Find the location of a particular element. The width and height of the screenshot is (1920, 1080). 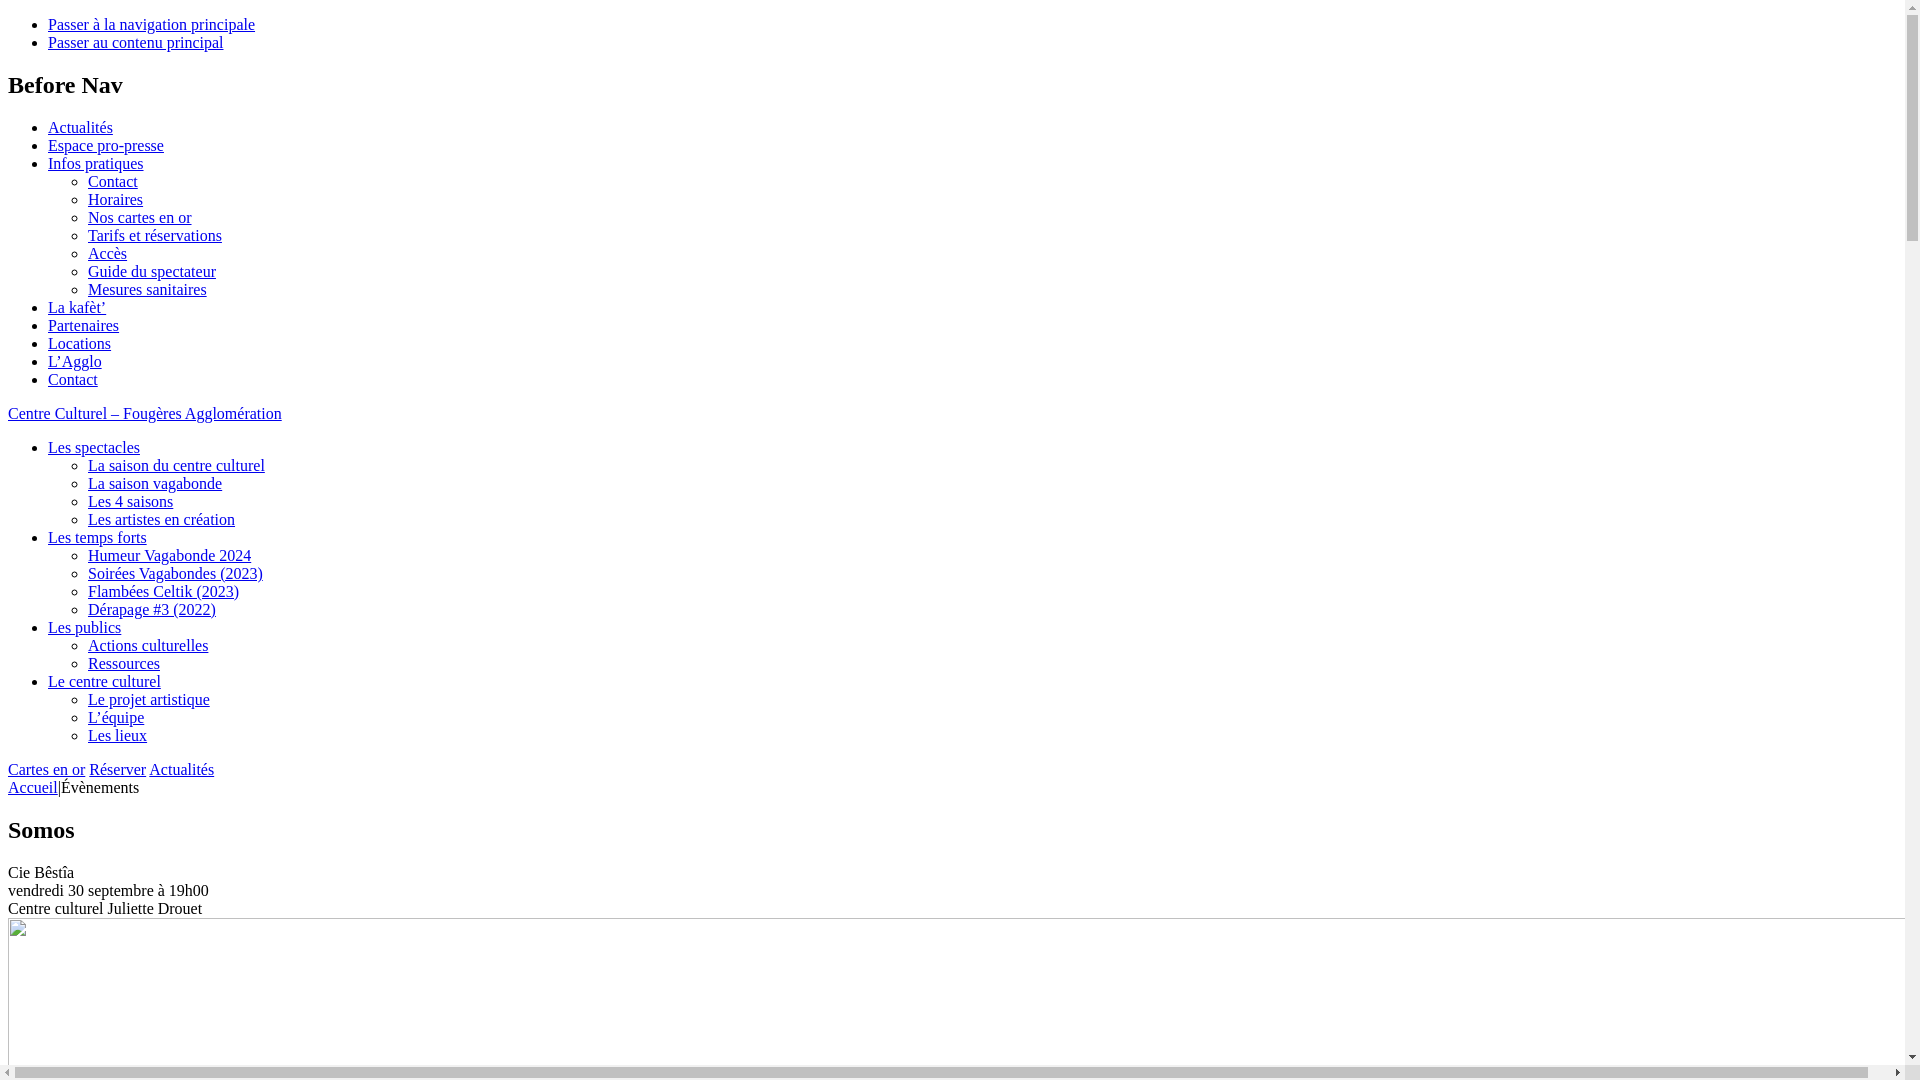

'Infos pratiques' is located at coordinates (95, 162).